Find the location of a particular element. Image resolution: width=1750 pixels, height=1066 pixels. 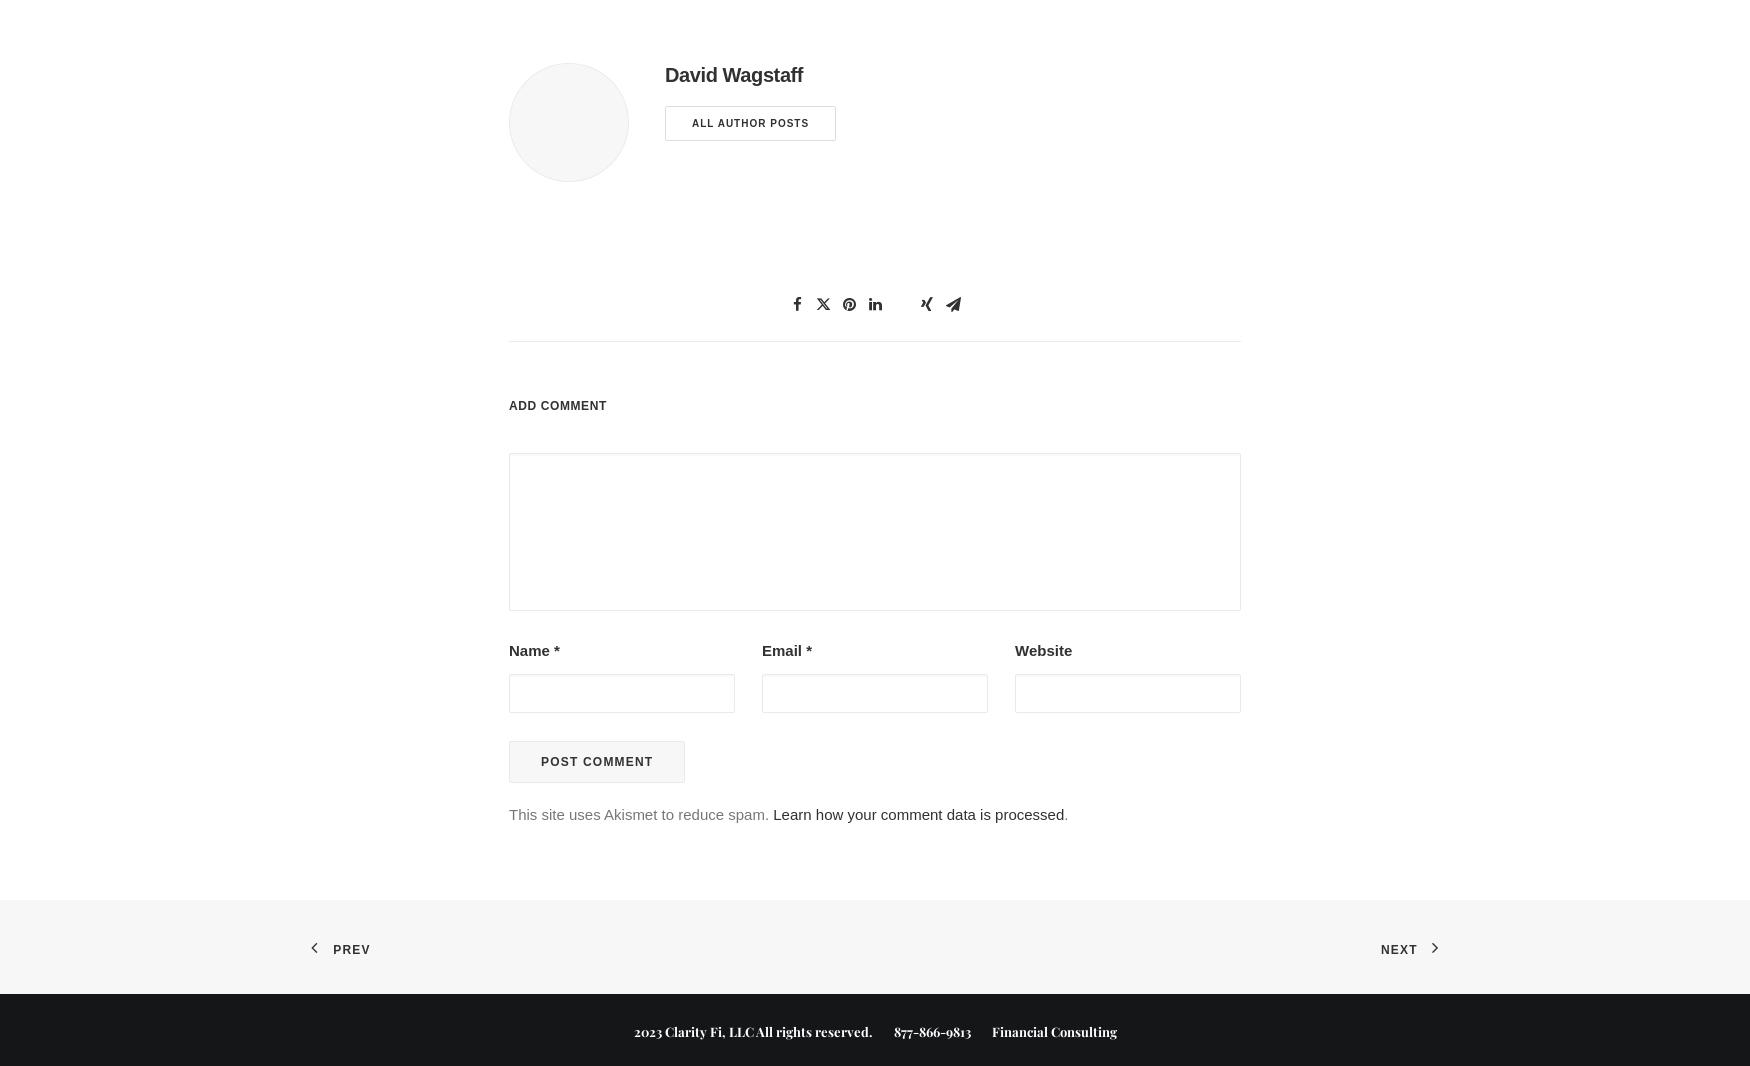

'877-866-9813' is located at coordinates (930, 1030).